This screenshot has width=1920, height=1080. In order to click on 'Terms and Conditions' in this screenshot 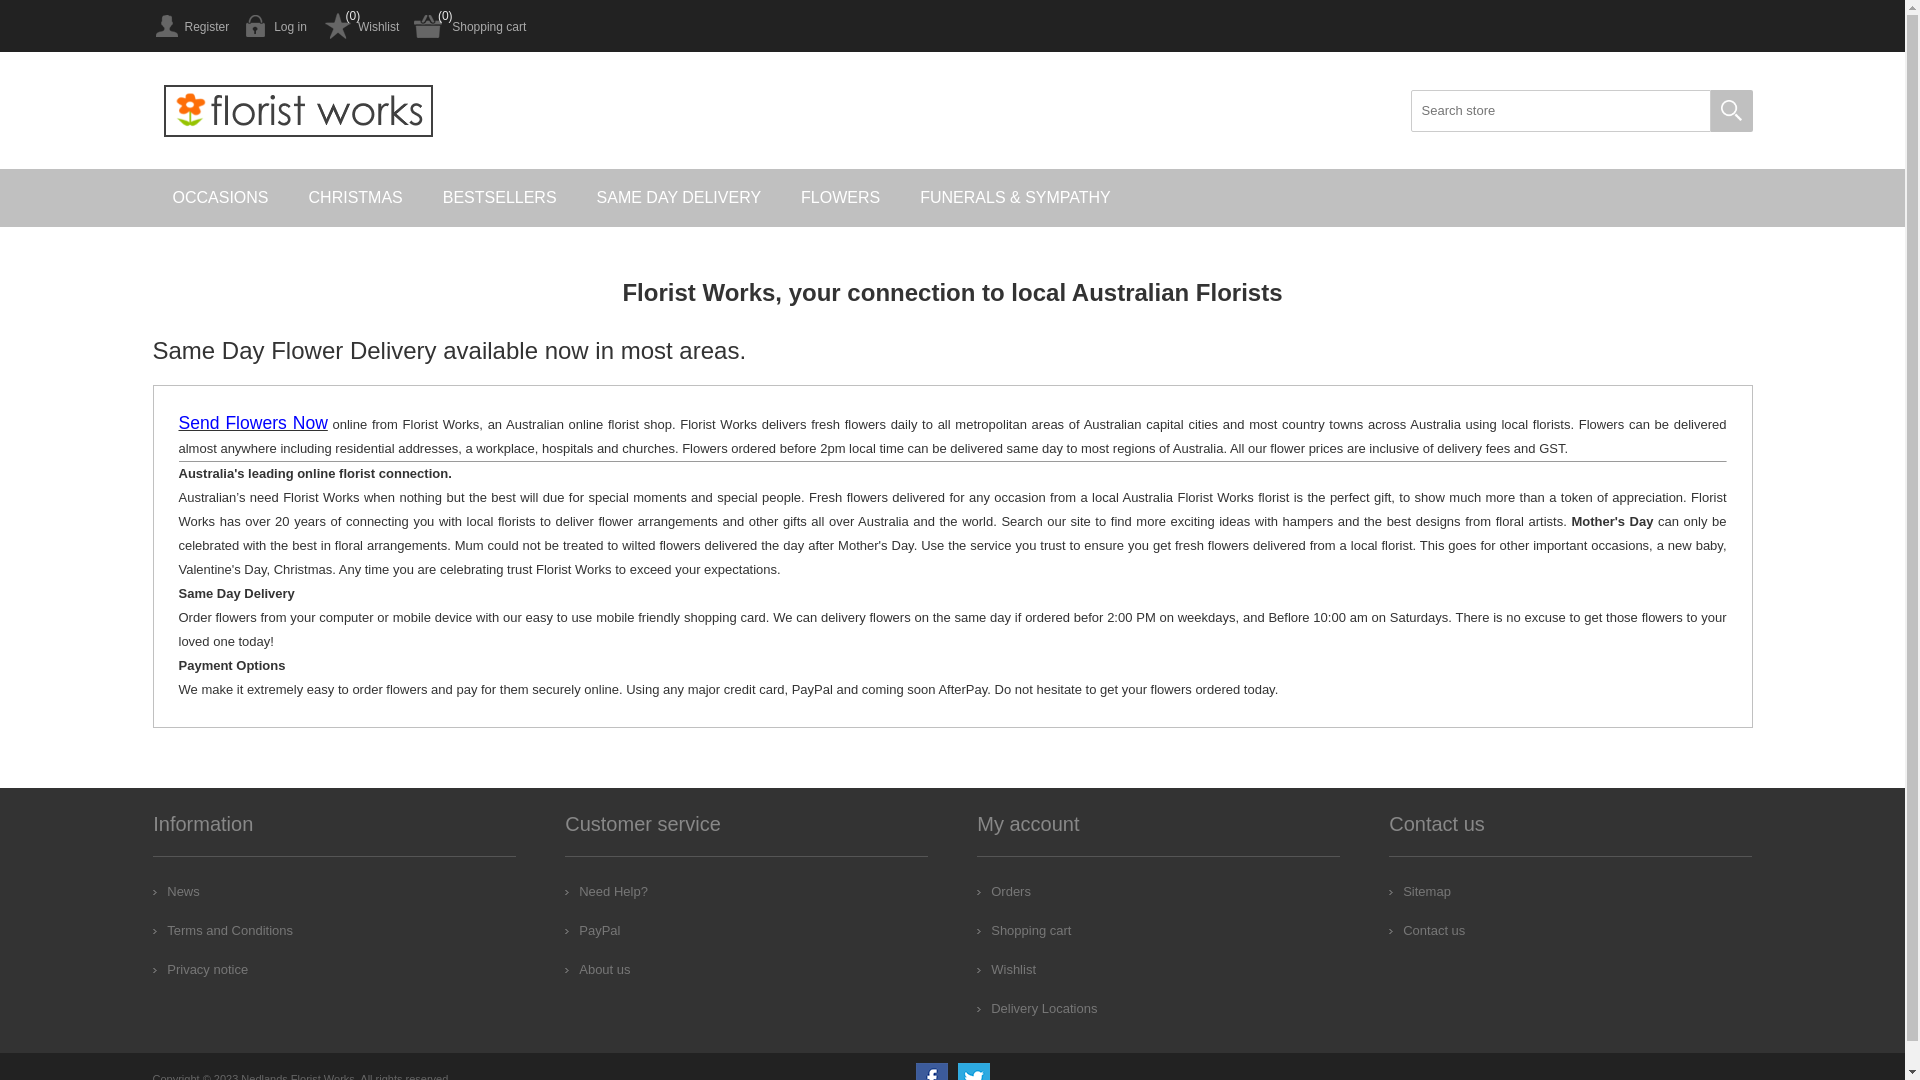, I will do `click(222, 930)`.